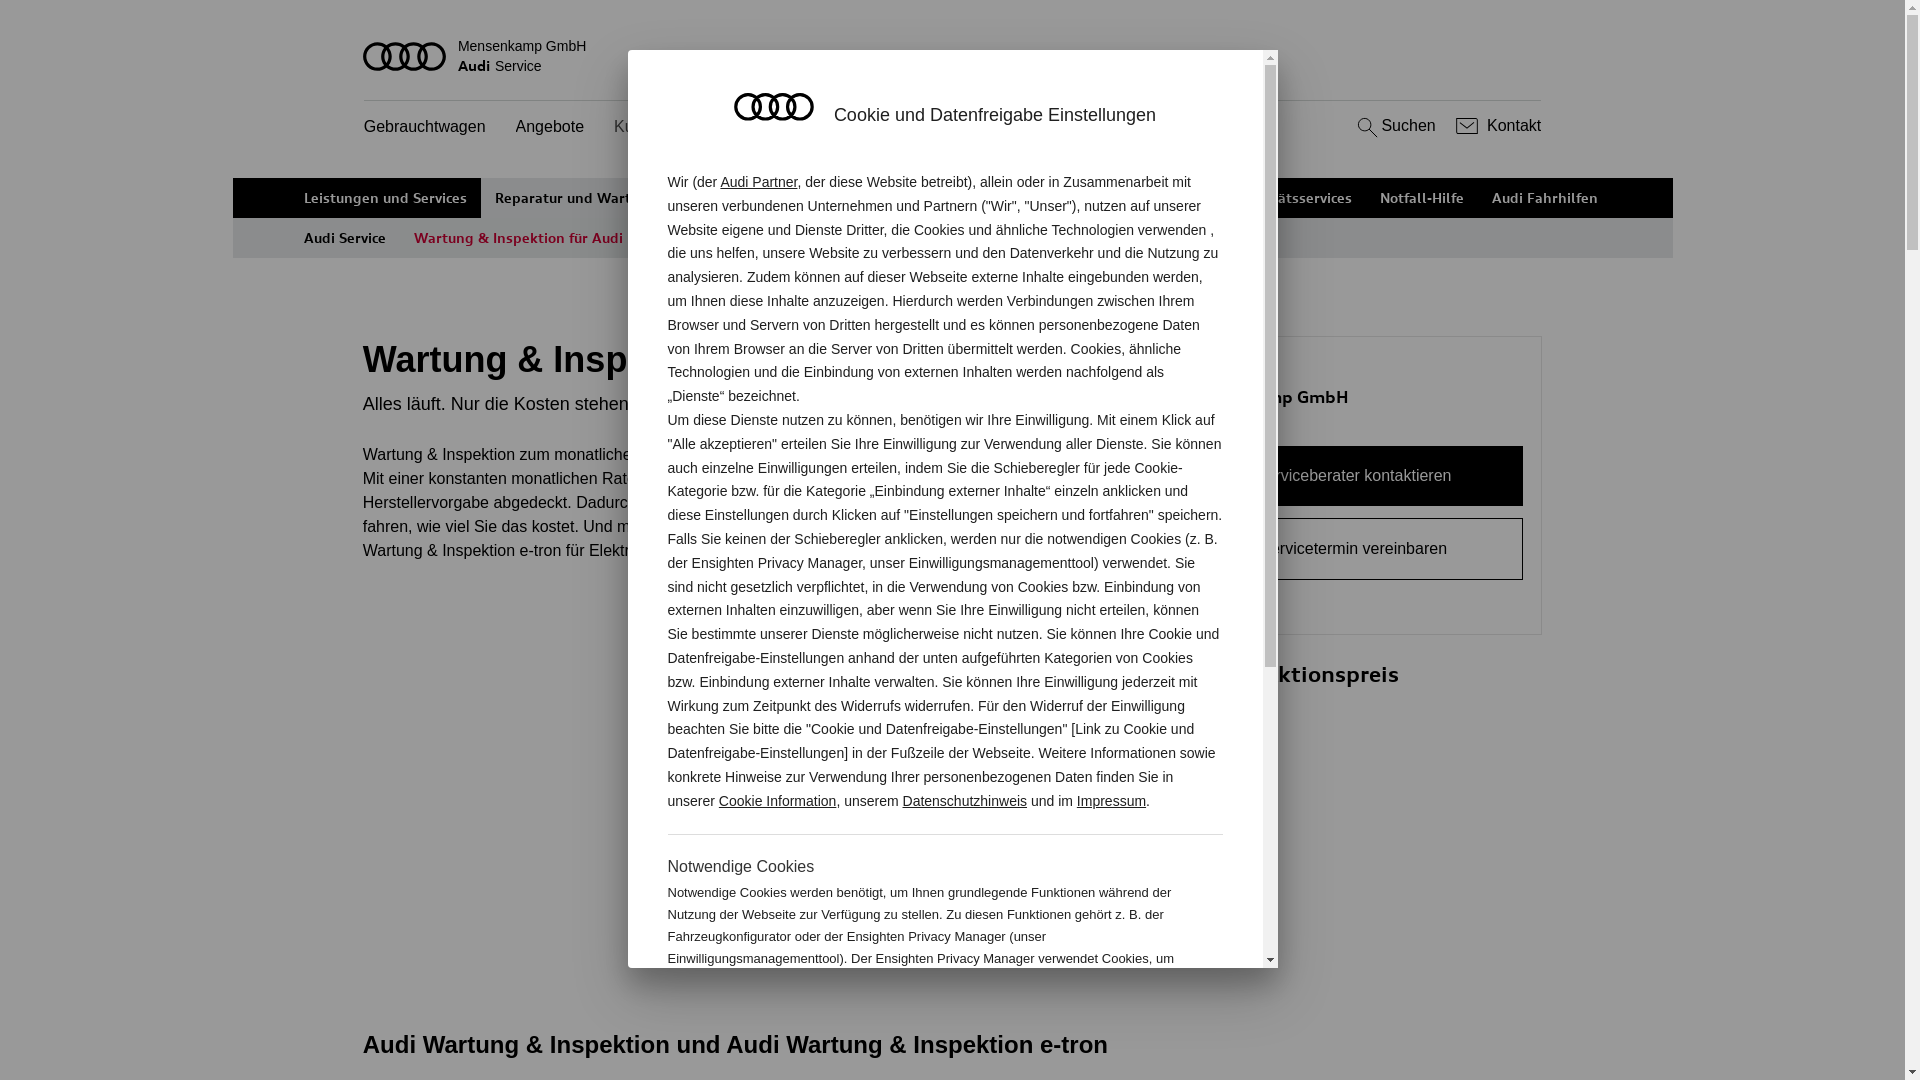  What do you see at coordinates (820, 197) in the screenshot?
I see `'Ihre Ansprechpartner'` at bounding box center [820, 197].